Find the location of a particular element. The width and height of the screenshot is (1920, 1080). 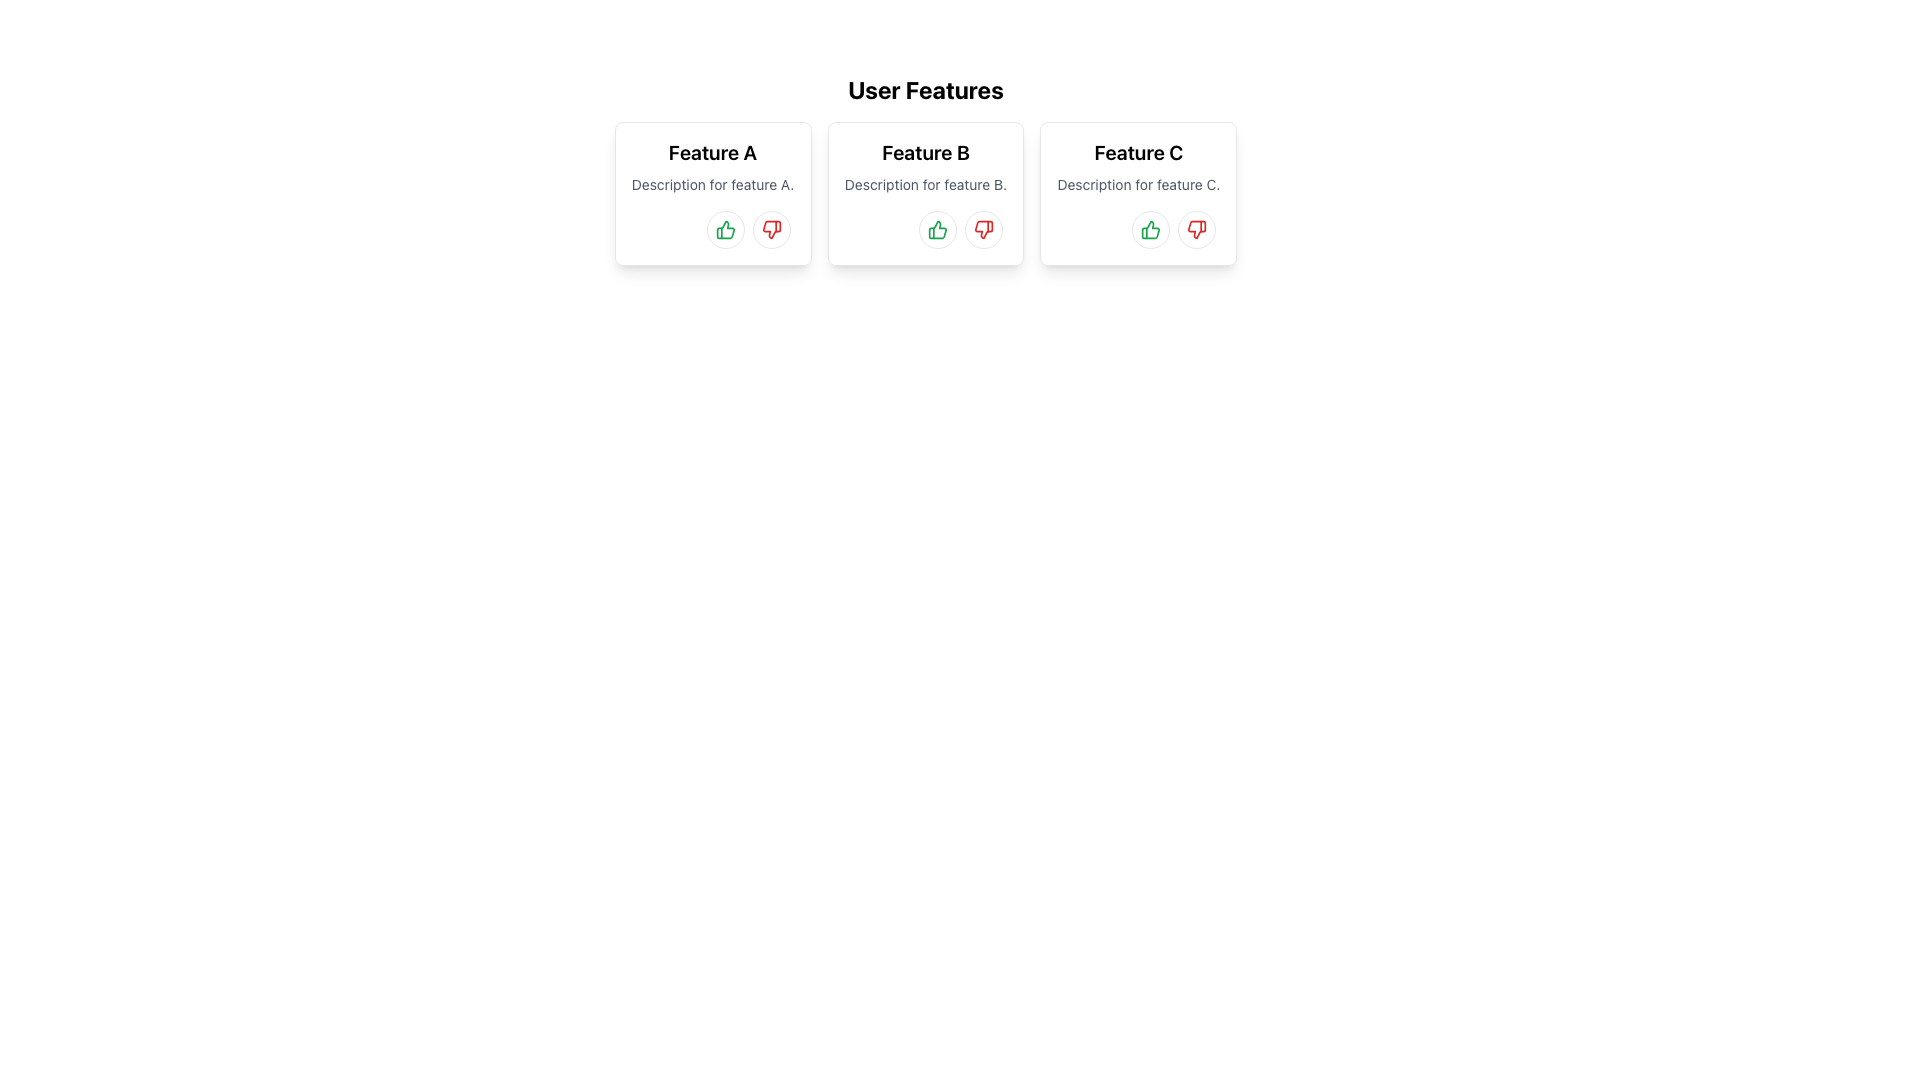

the 'Feature A' text label, which is displayed in bold and enlarged font within the top portion of the leftmost card in a group of three horizontally arranged cards is located at coordinates (713, 152).